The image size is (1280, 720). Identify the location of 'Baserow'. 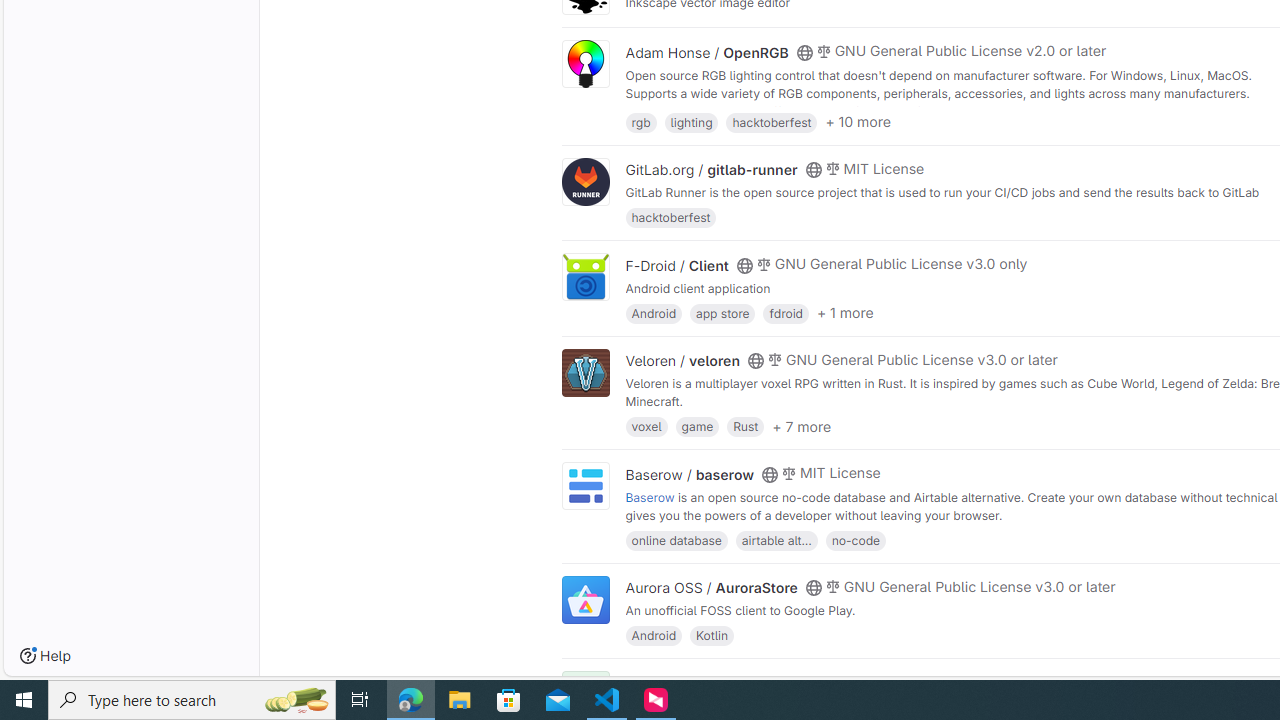
(649, 495).